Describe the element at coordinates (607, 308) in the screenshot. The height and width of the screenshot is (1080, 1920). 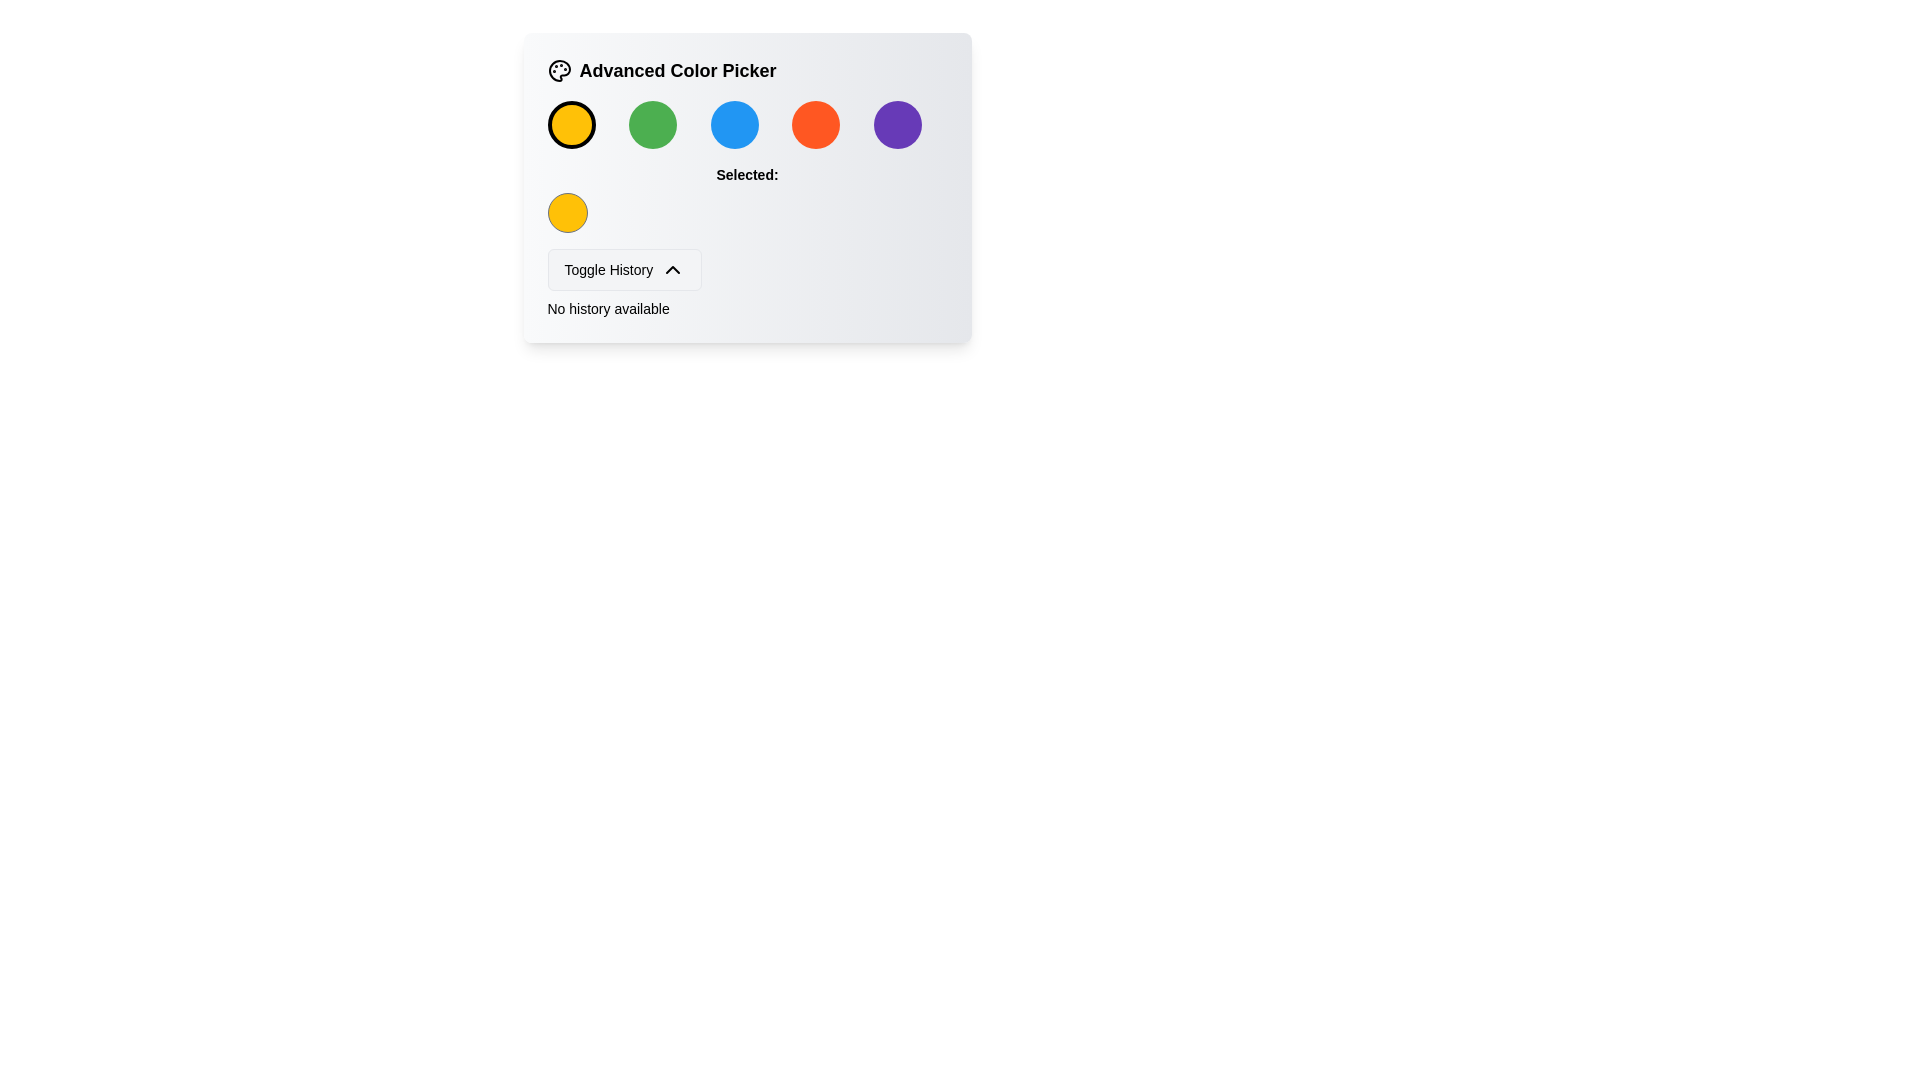
I see `the static text label indicating that there is no history data currently available, located beneath the 'Toggle History' button in the history section of the main card layout` at that location.